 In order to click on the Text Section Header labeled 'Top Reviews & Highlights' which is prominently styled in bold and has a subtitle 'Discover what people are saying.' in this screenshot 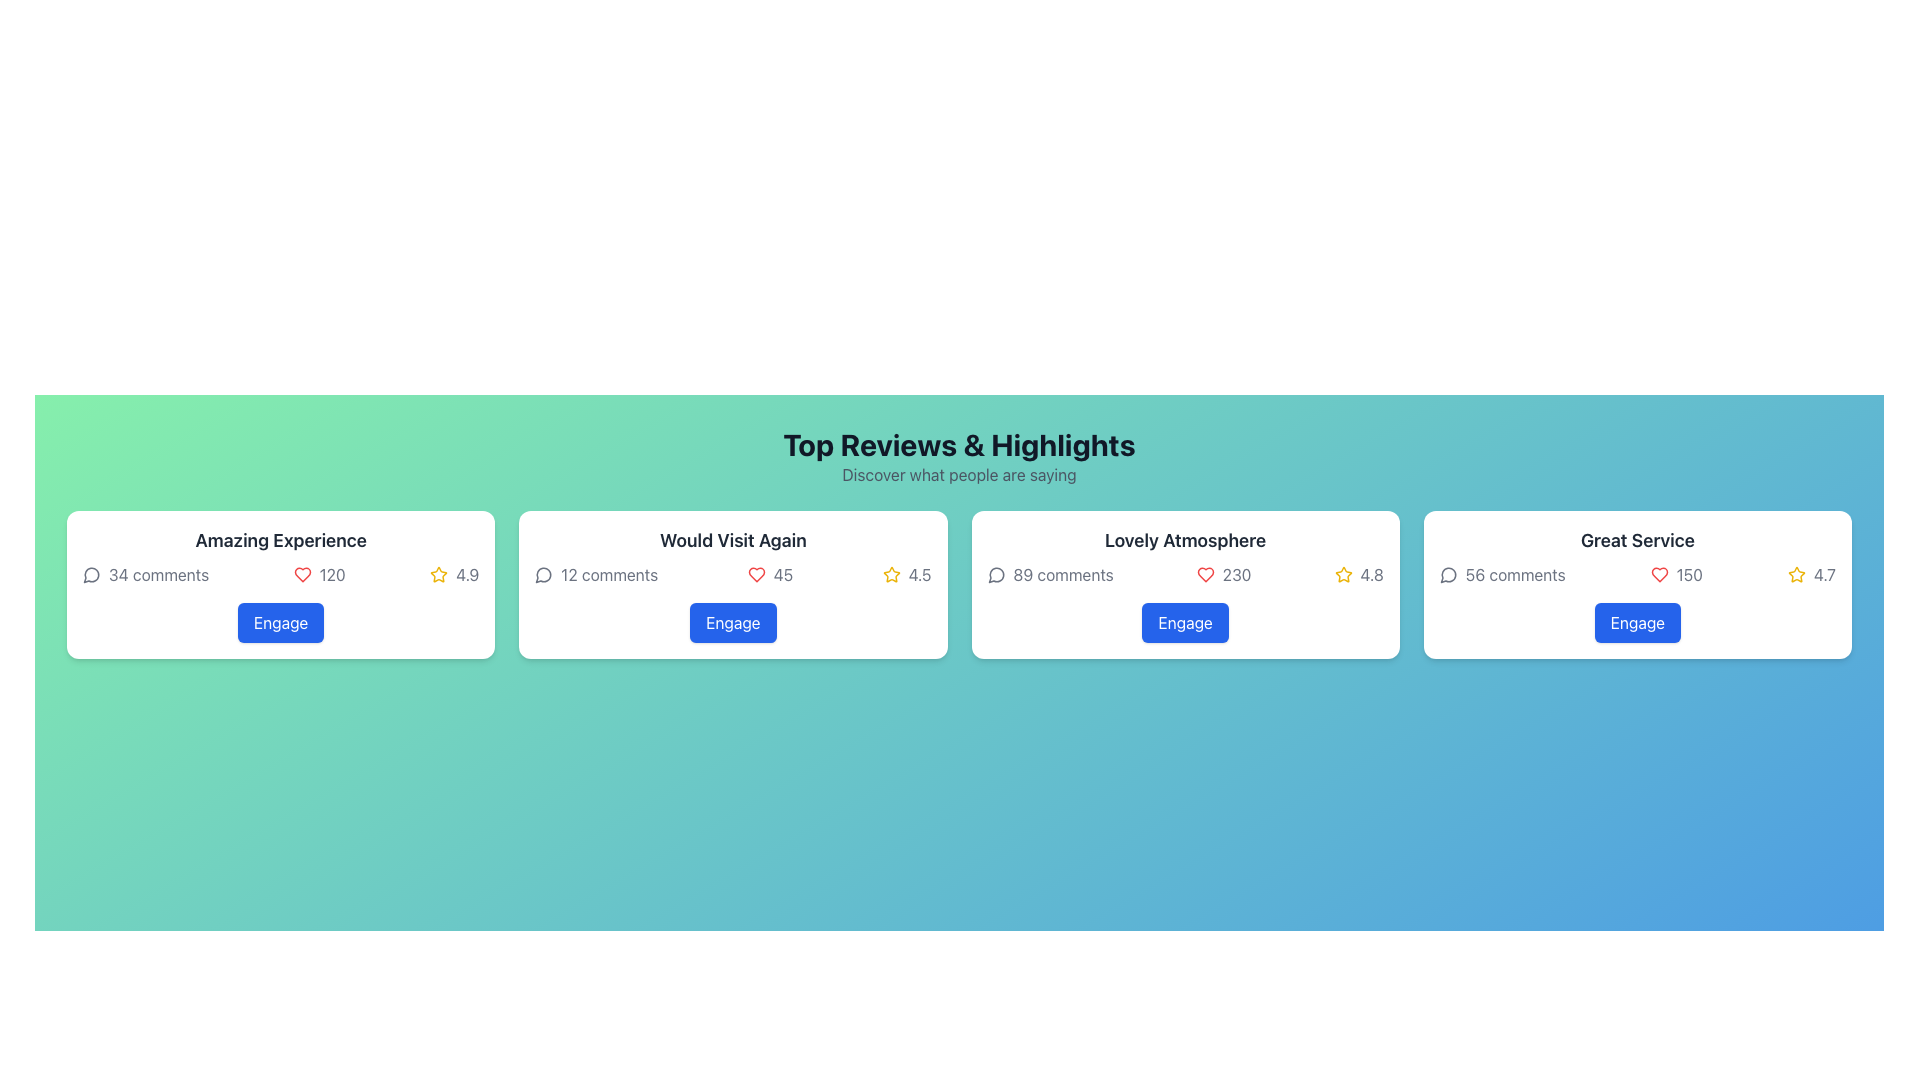, I will do `click(958, 456)`.